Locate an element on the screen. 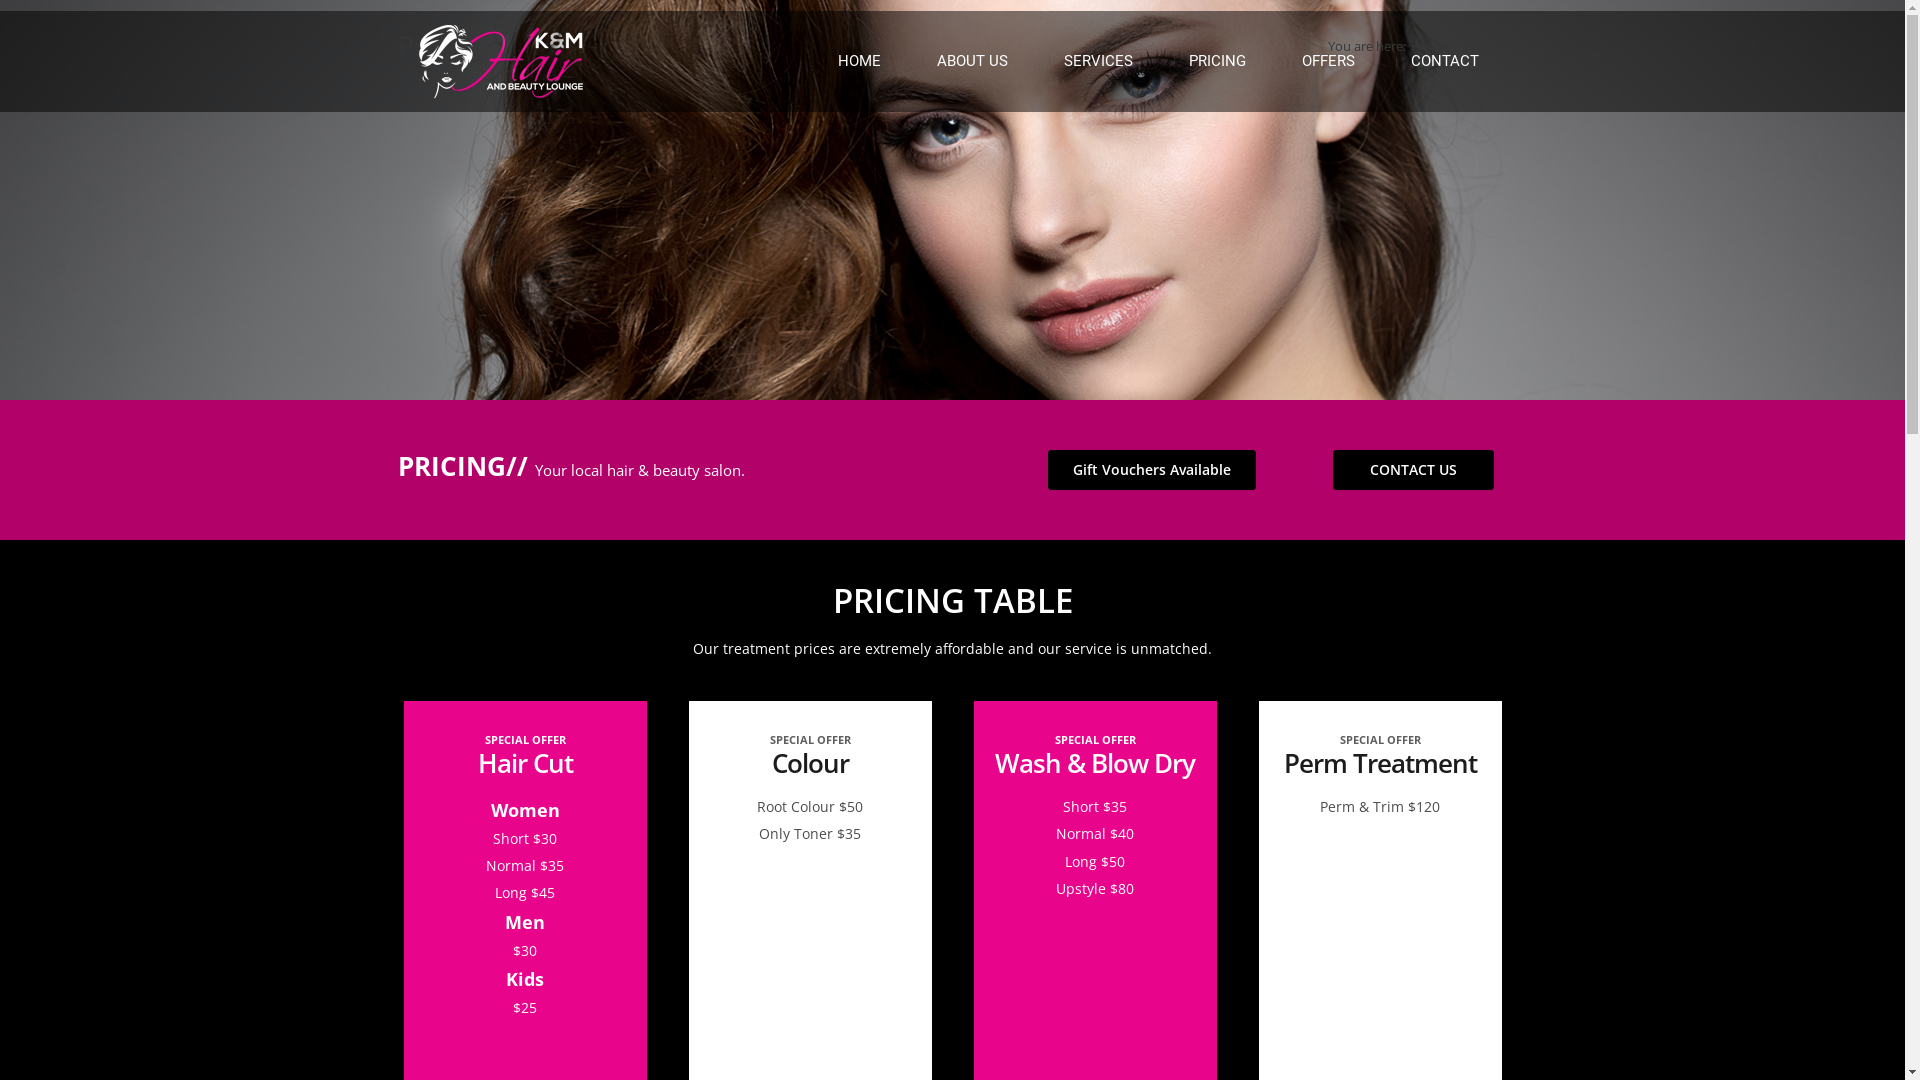 This screenshot has width=1920, height=1080. 'OFFERS' is located at coordinates (1301, 60).